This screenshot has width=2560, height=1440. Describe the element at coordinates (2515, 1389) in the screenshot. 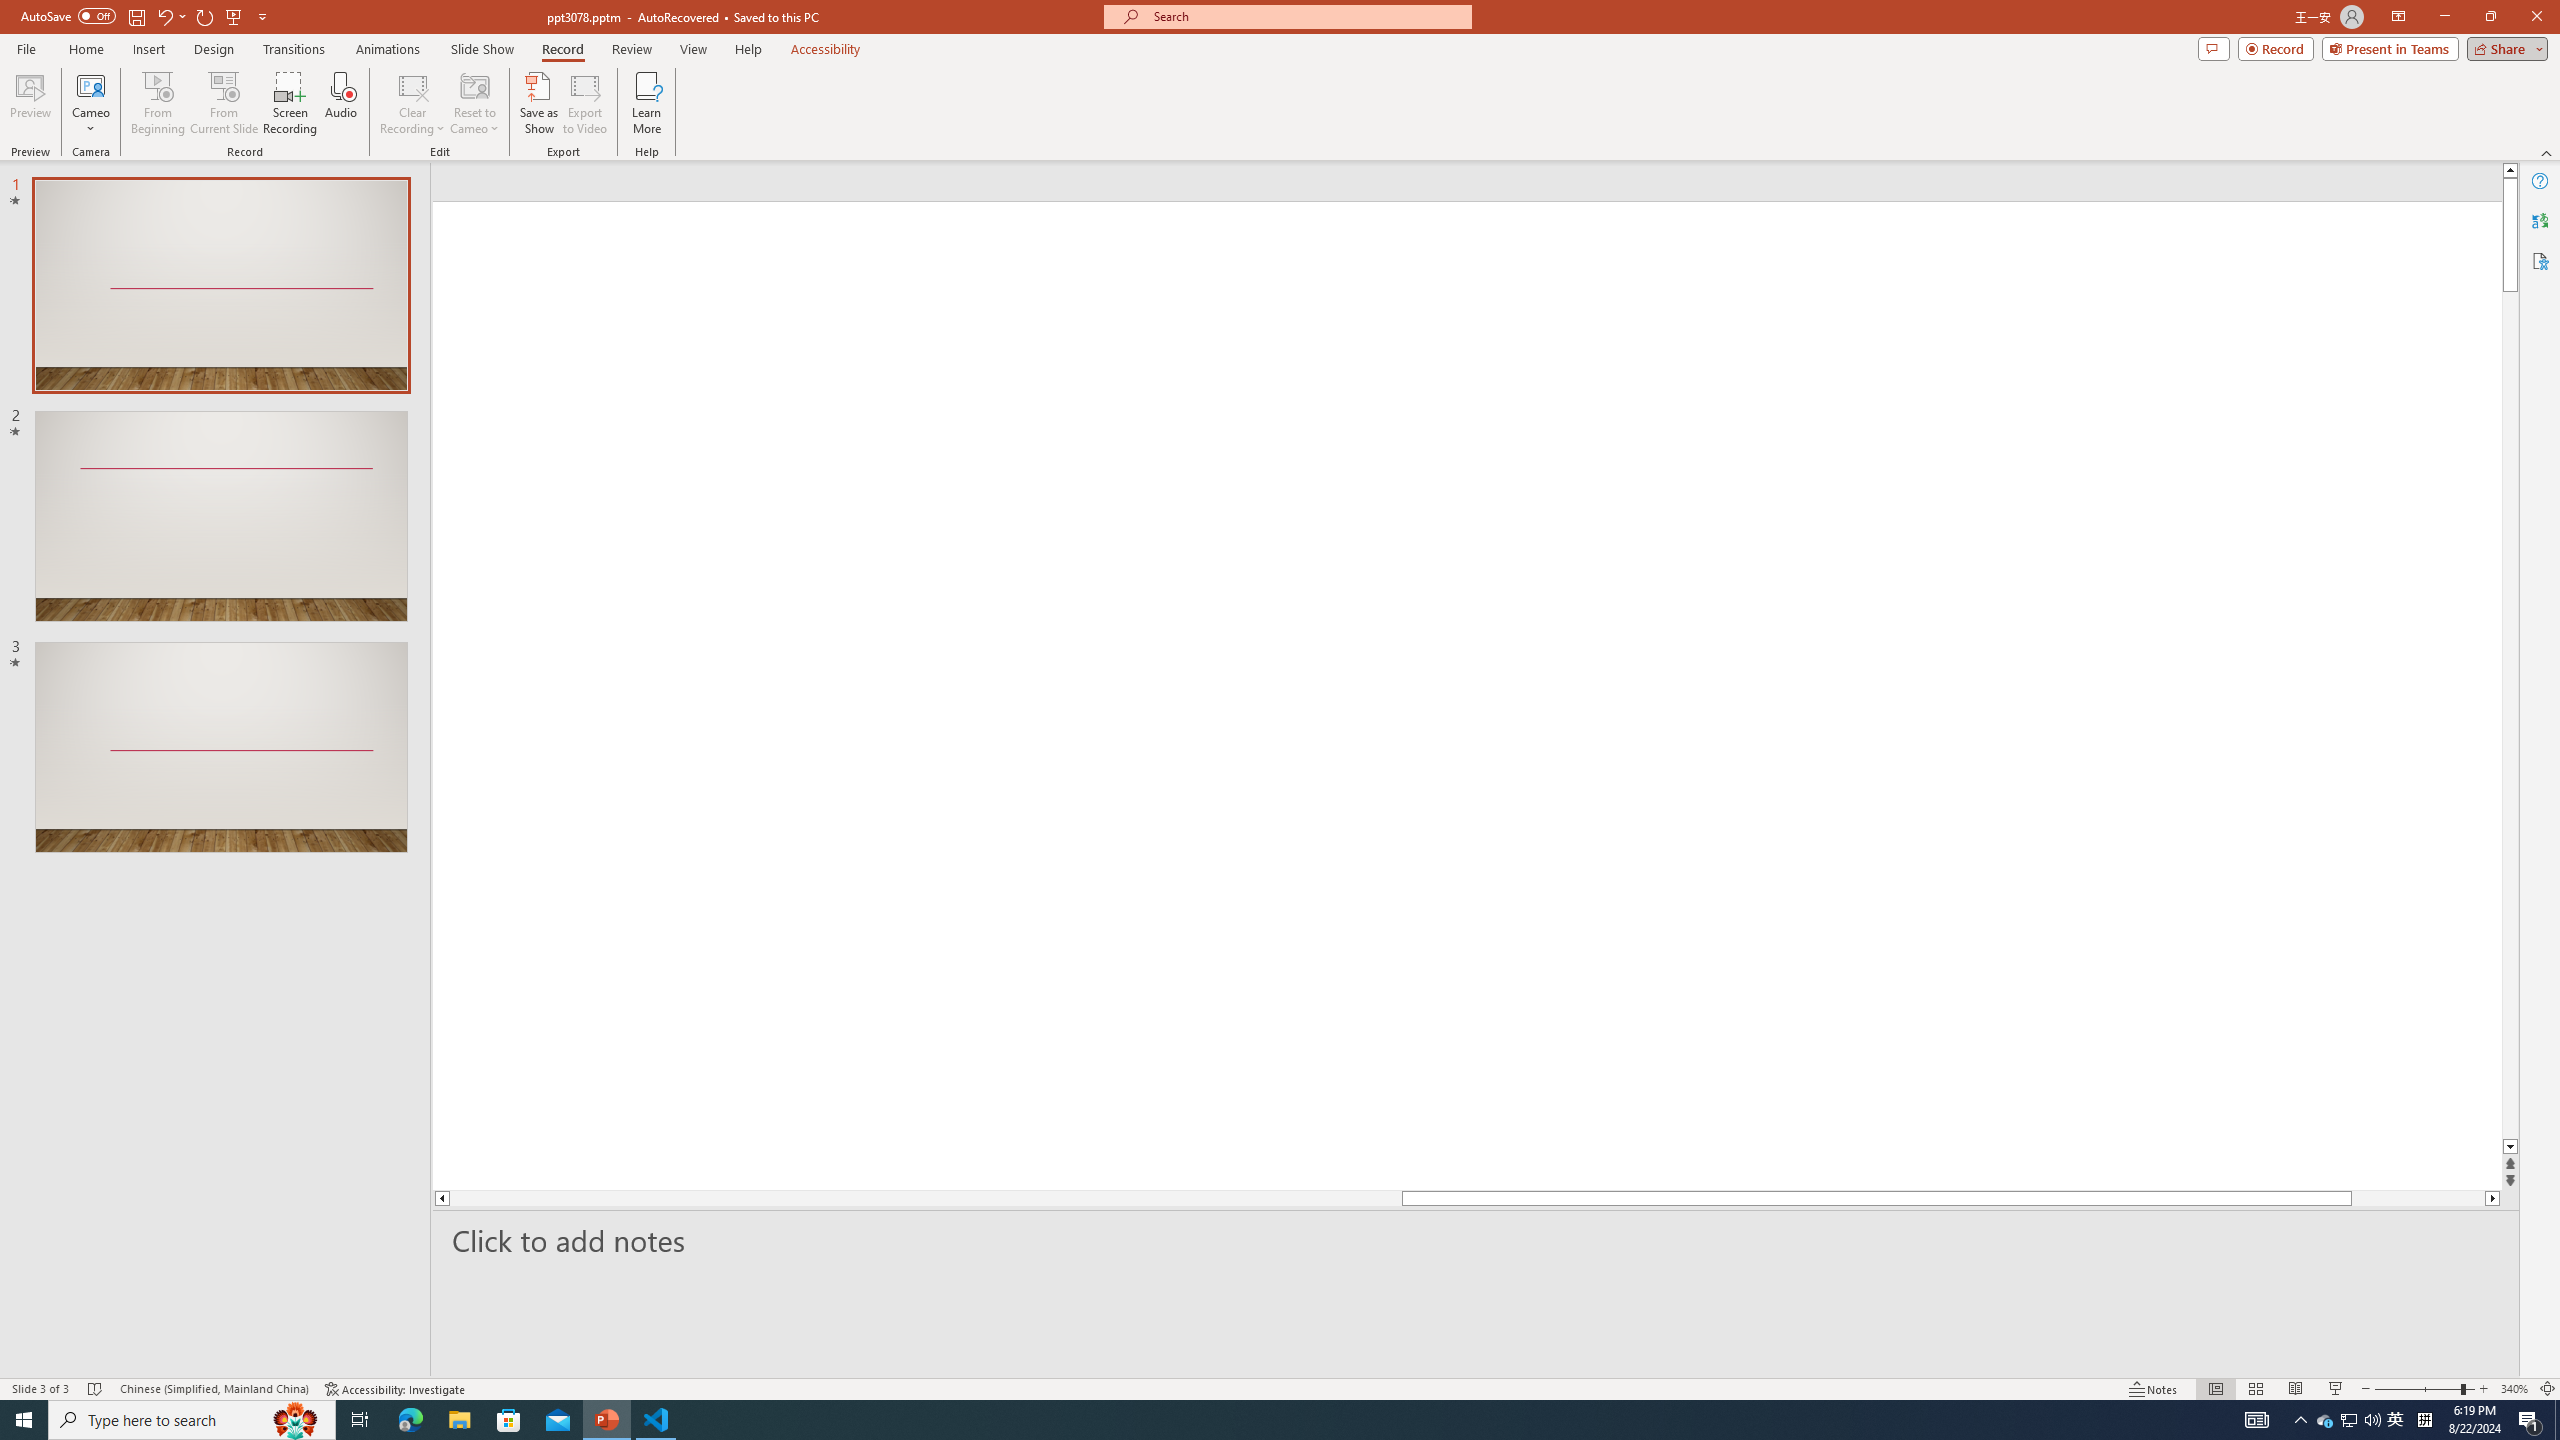

I see `'Zoom 340%'` at that location.